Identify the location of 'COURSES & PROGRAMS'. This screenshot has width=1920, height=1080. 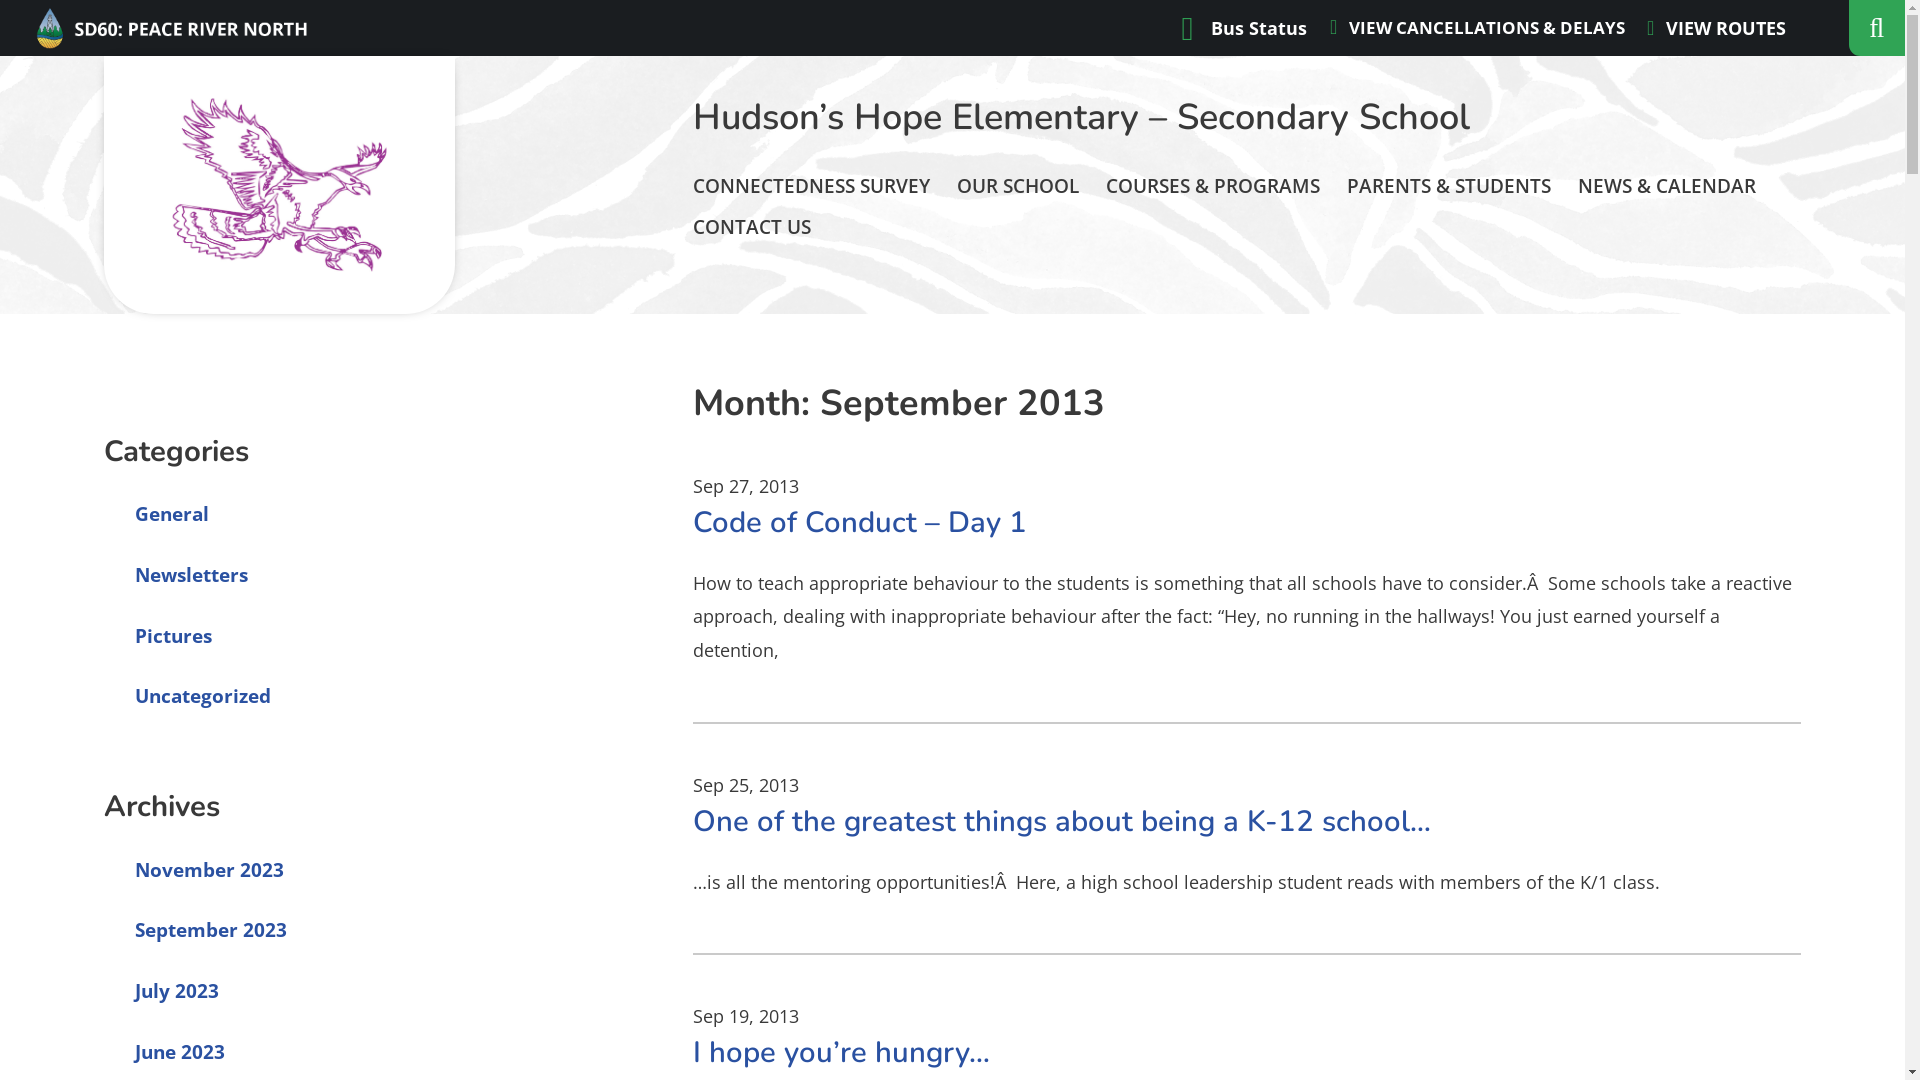
(1212, 186).